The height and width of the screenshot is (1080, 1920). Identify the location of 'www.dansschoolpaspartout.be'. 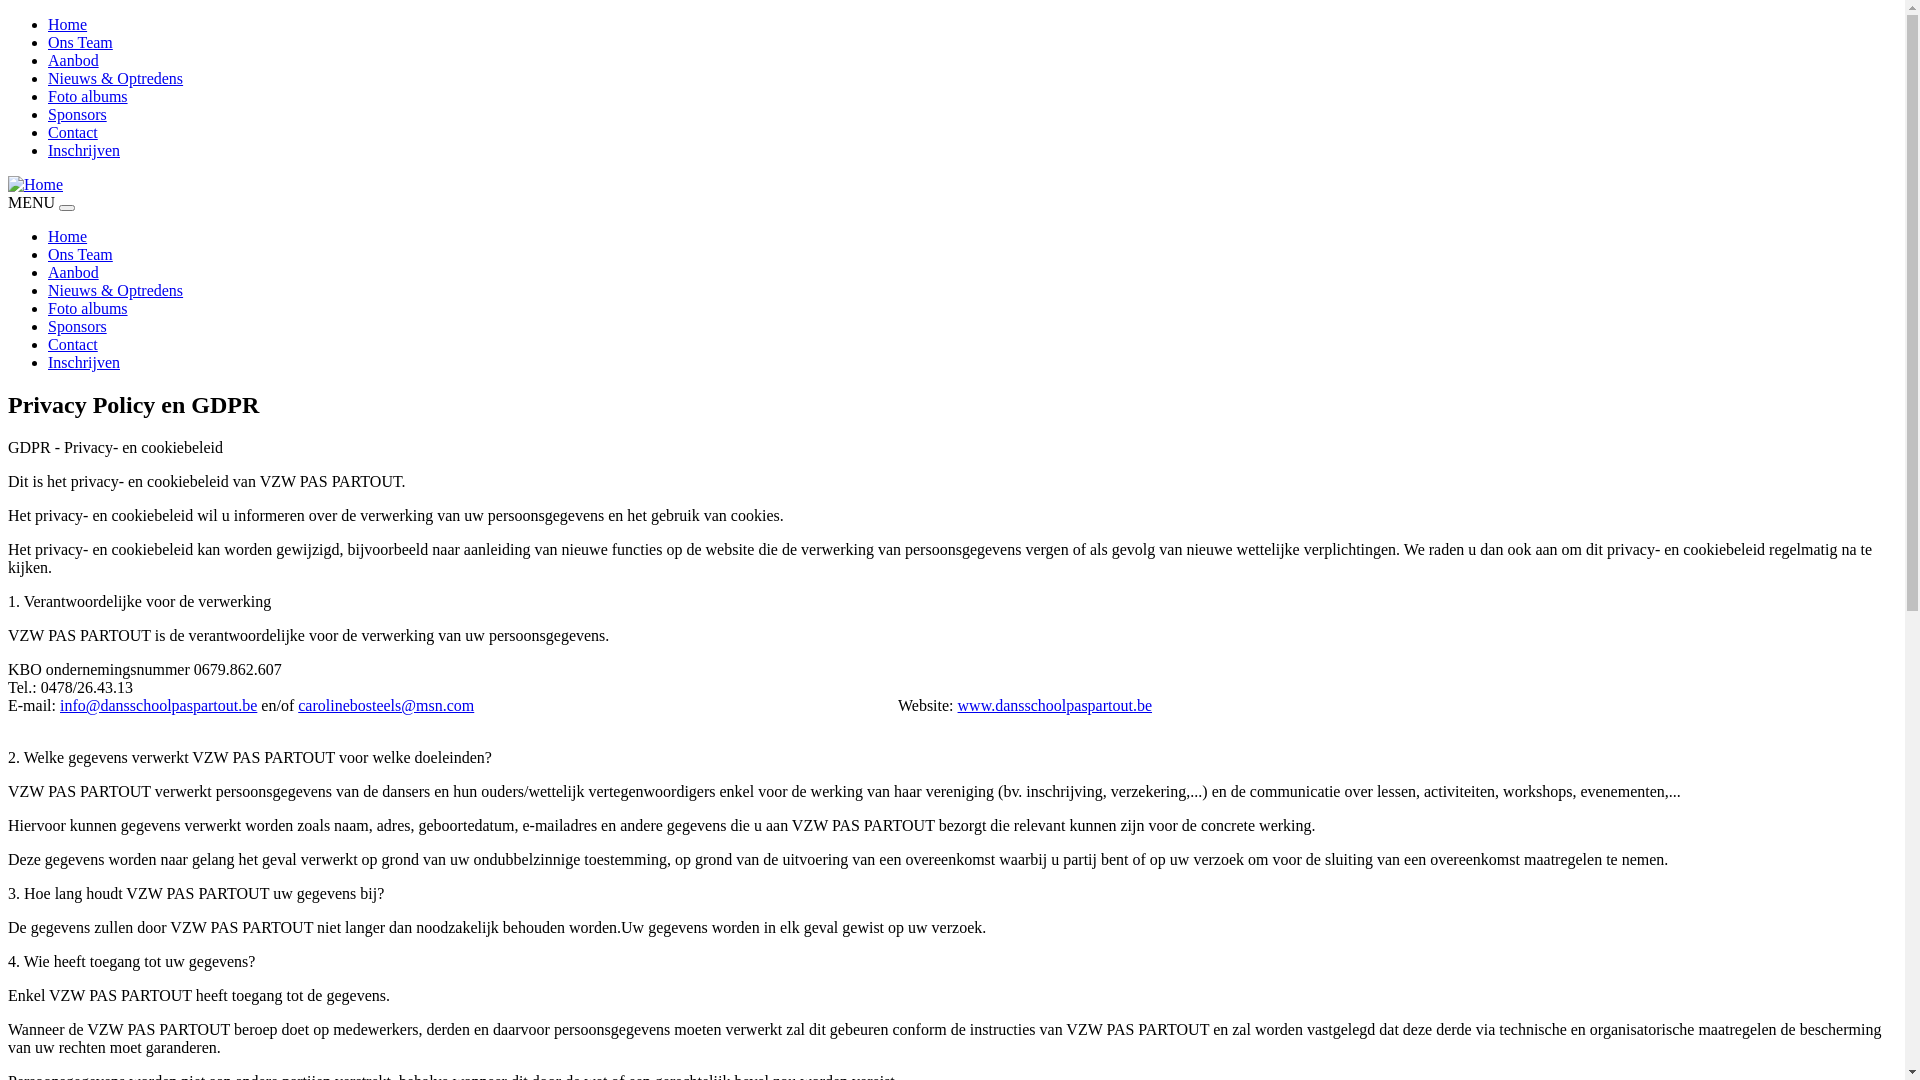
(1054, 704).